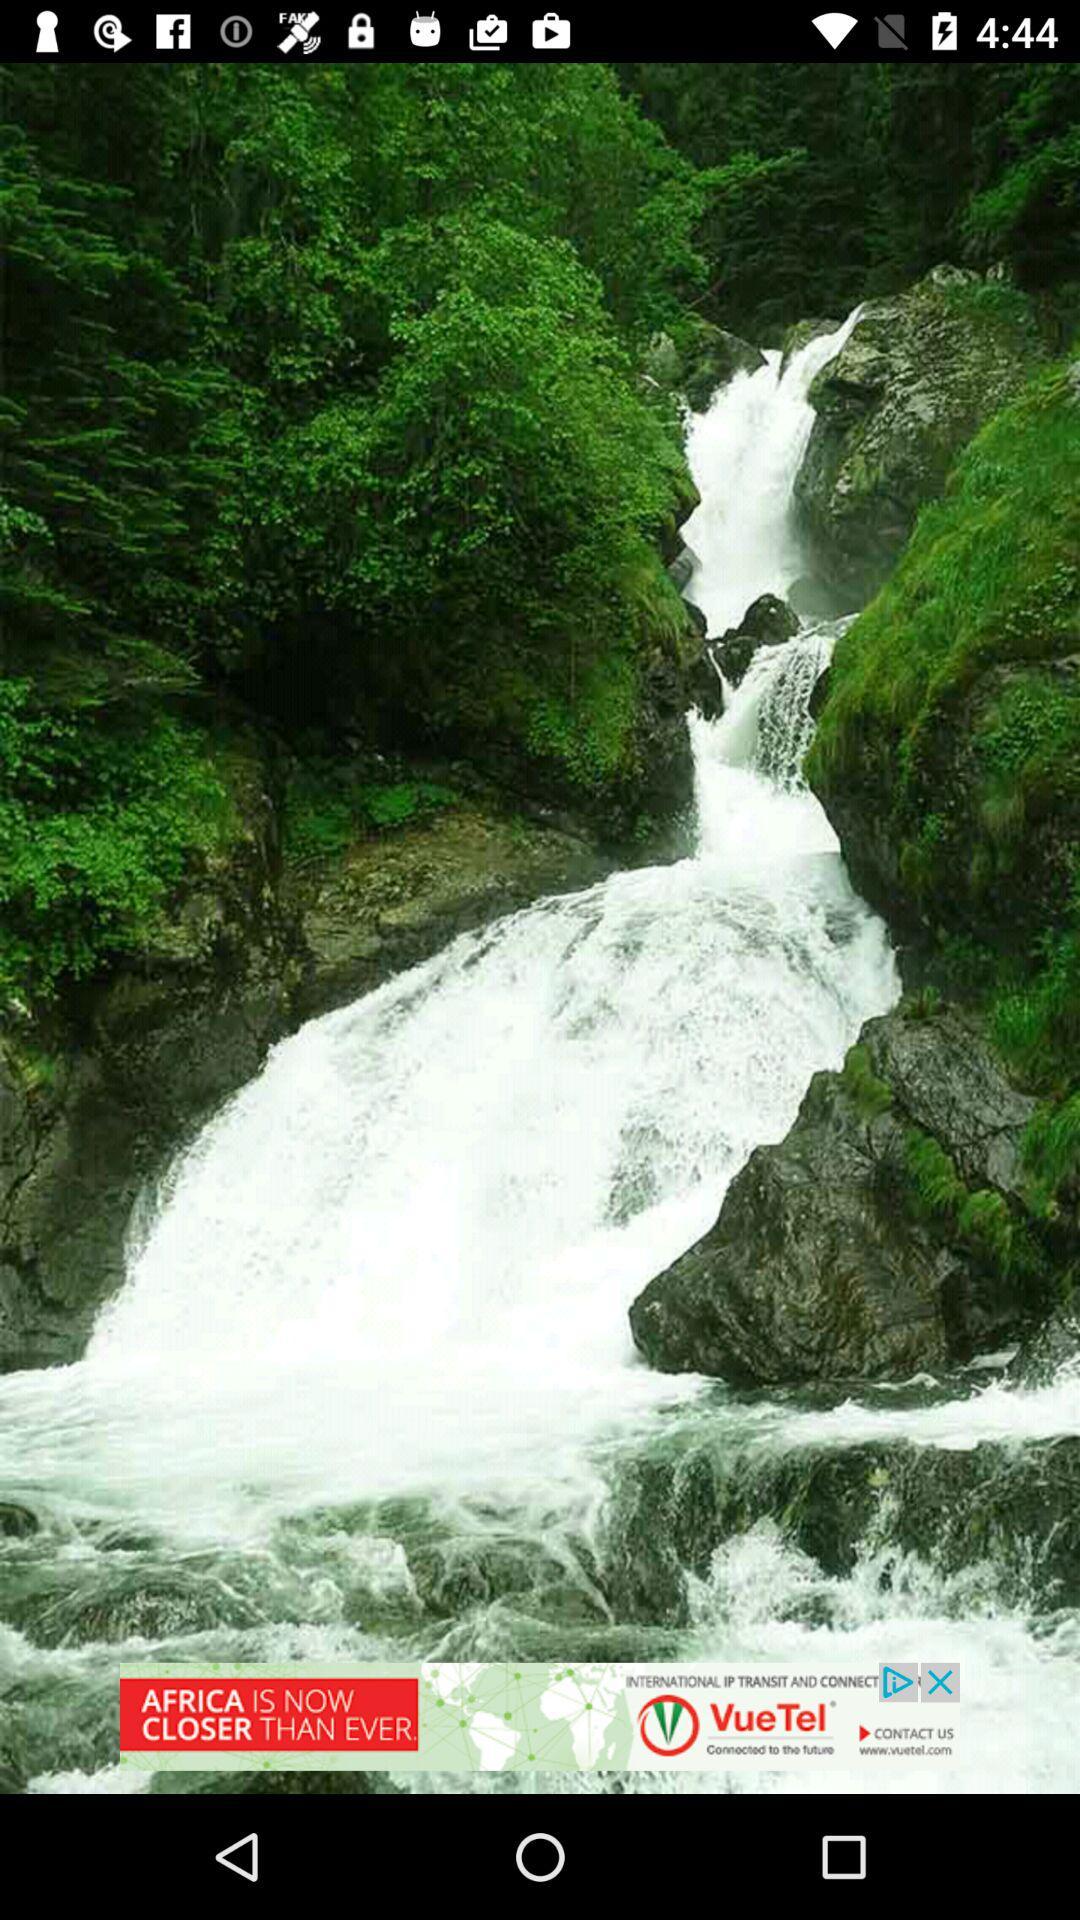 The height and width of the screenshot is (1920, 1080). I want to click on advertisement, so click(540, 1727).